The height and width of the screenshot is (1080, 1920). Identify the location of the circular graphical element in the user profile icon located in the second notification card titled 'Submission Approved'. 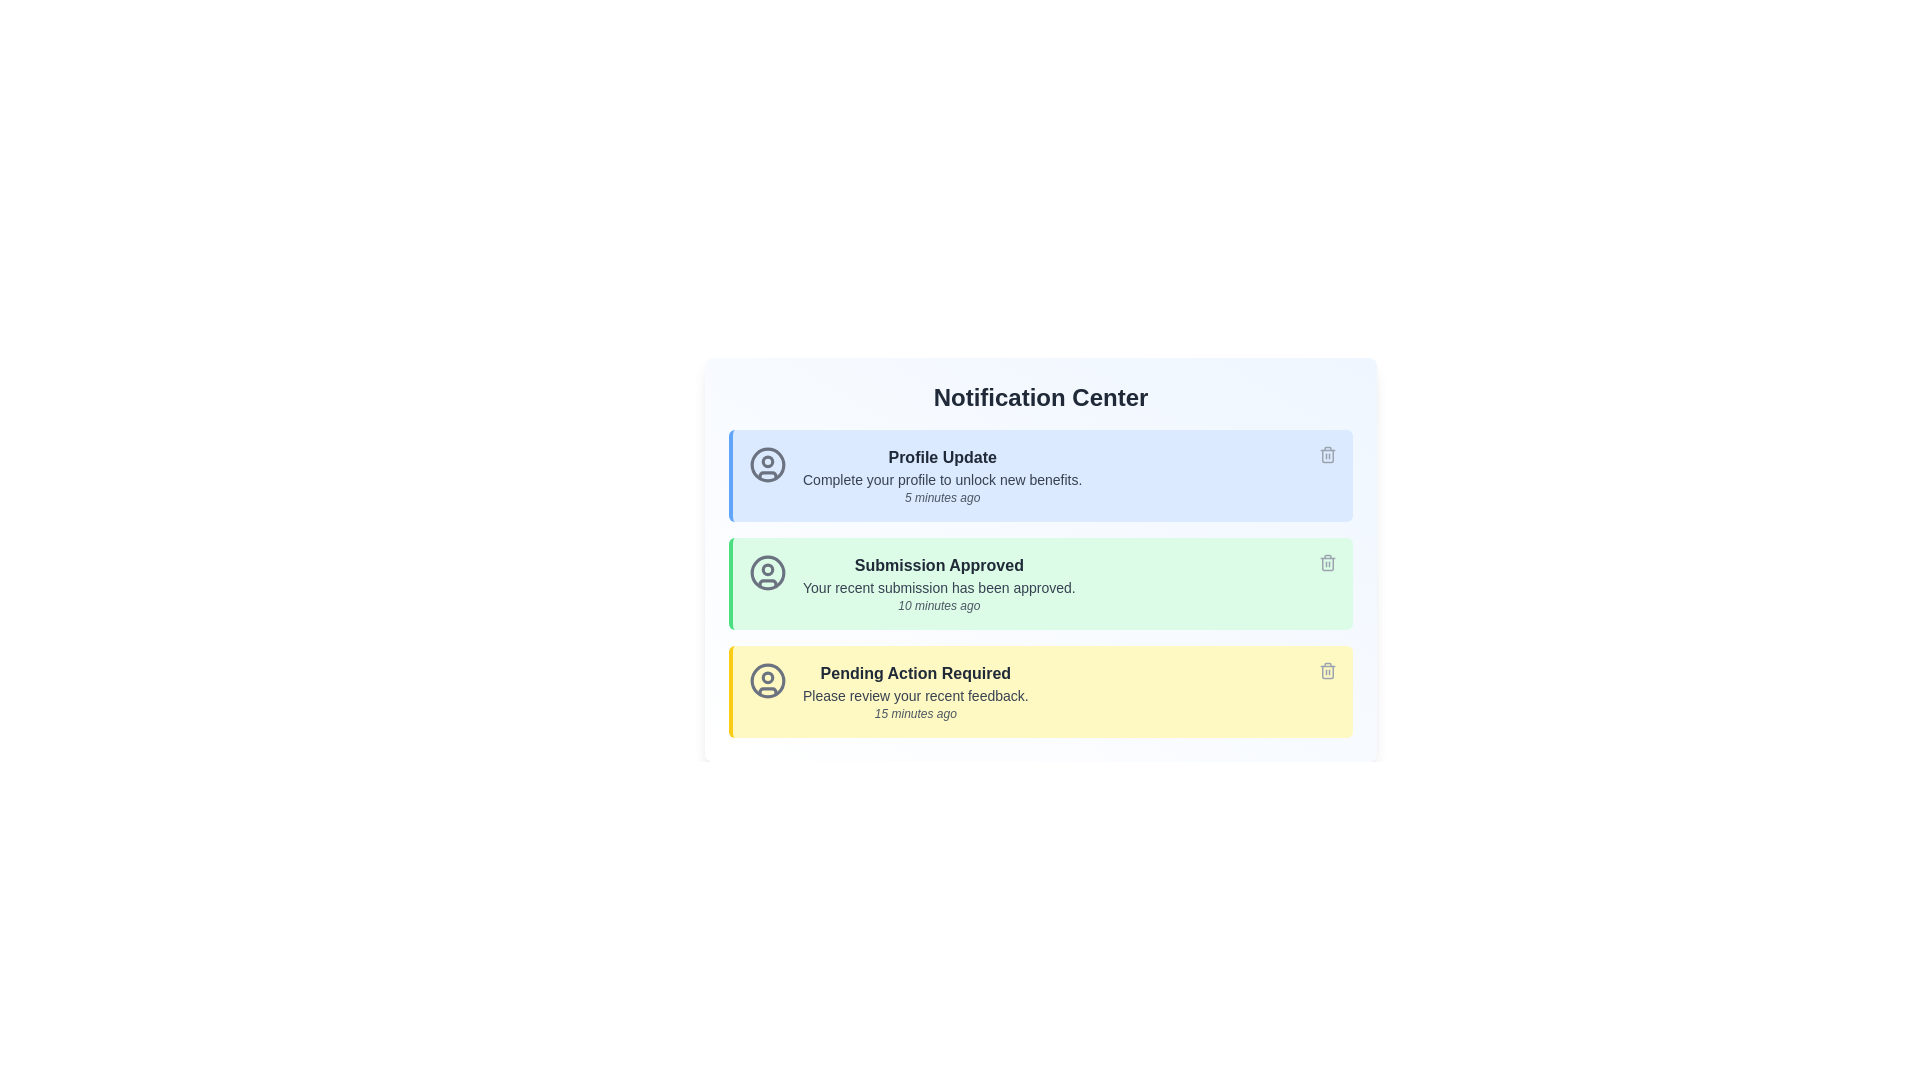
(767, 573).